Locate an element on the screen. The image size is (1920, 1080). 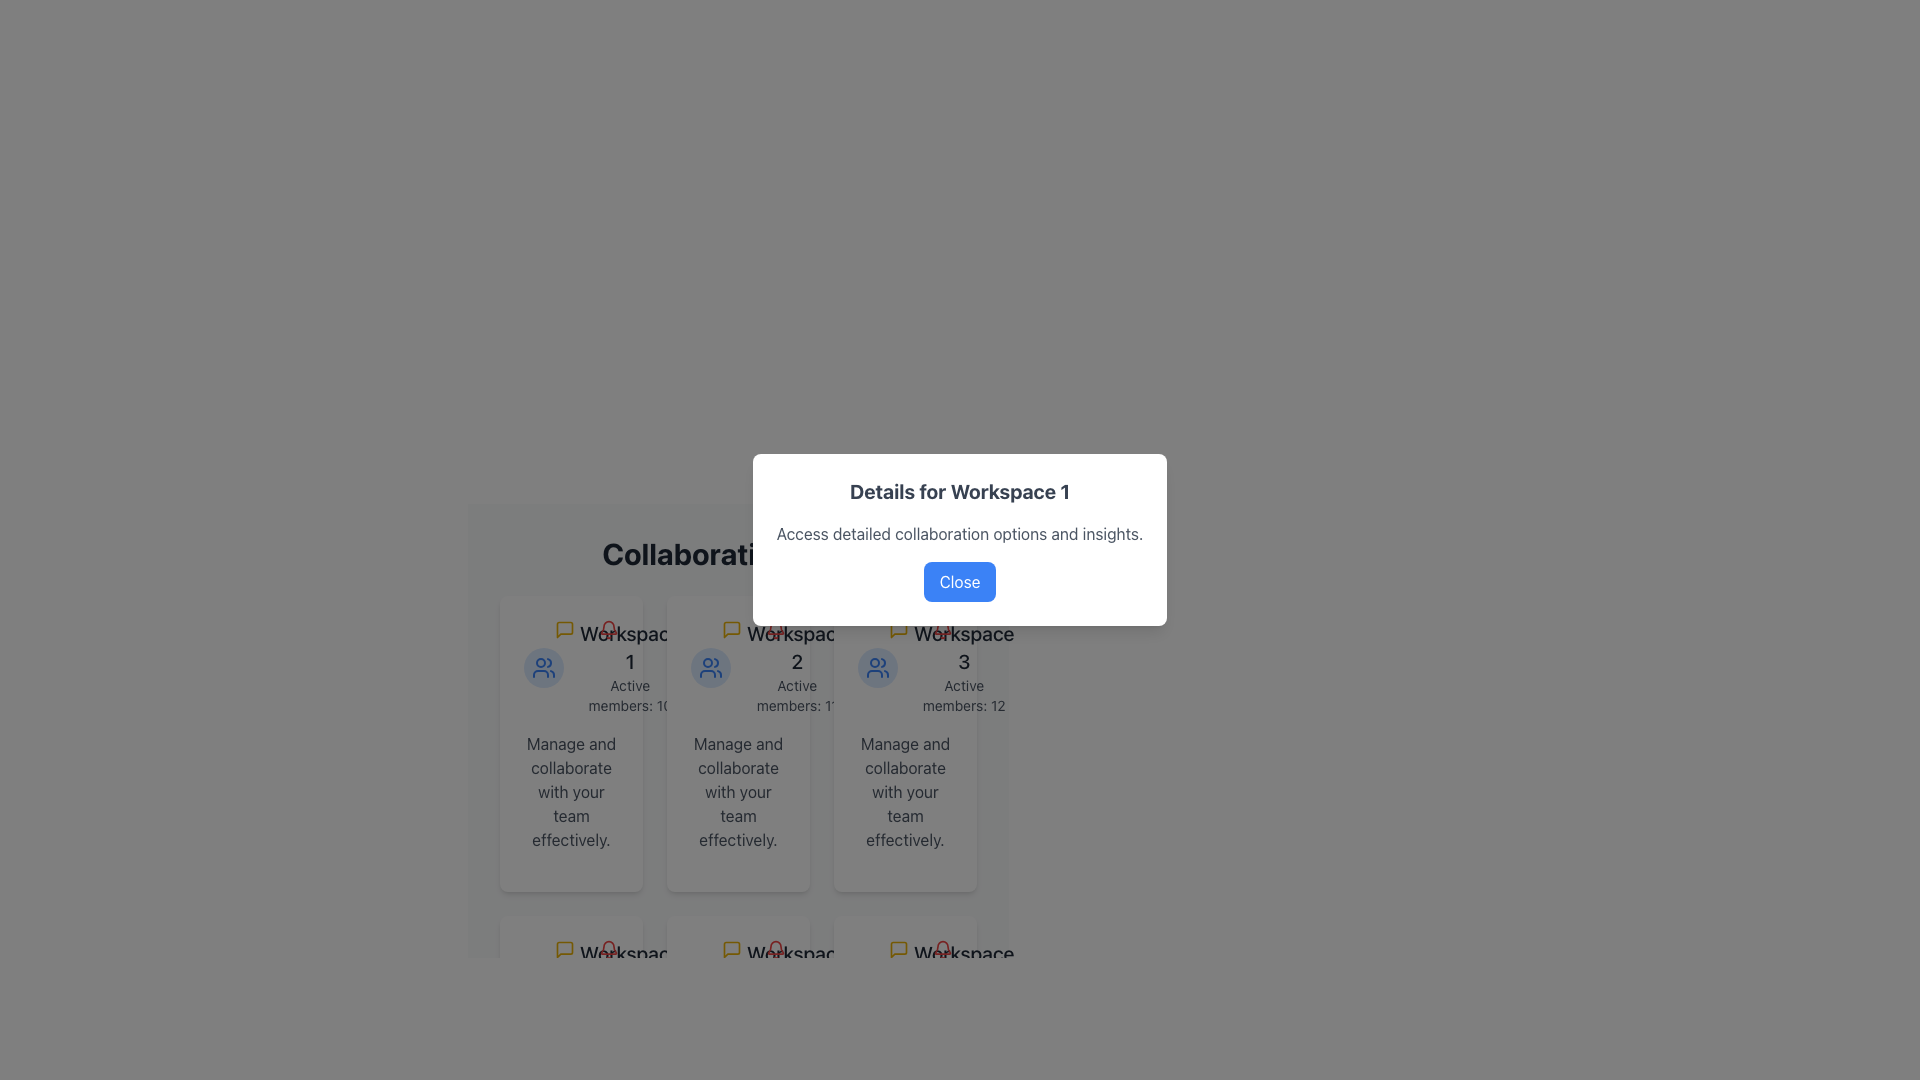
the Decorative Icon with two user outlines in blue color, located within the card titled 'Workspace 1' is located at coordinates (543, 667).